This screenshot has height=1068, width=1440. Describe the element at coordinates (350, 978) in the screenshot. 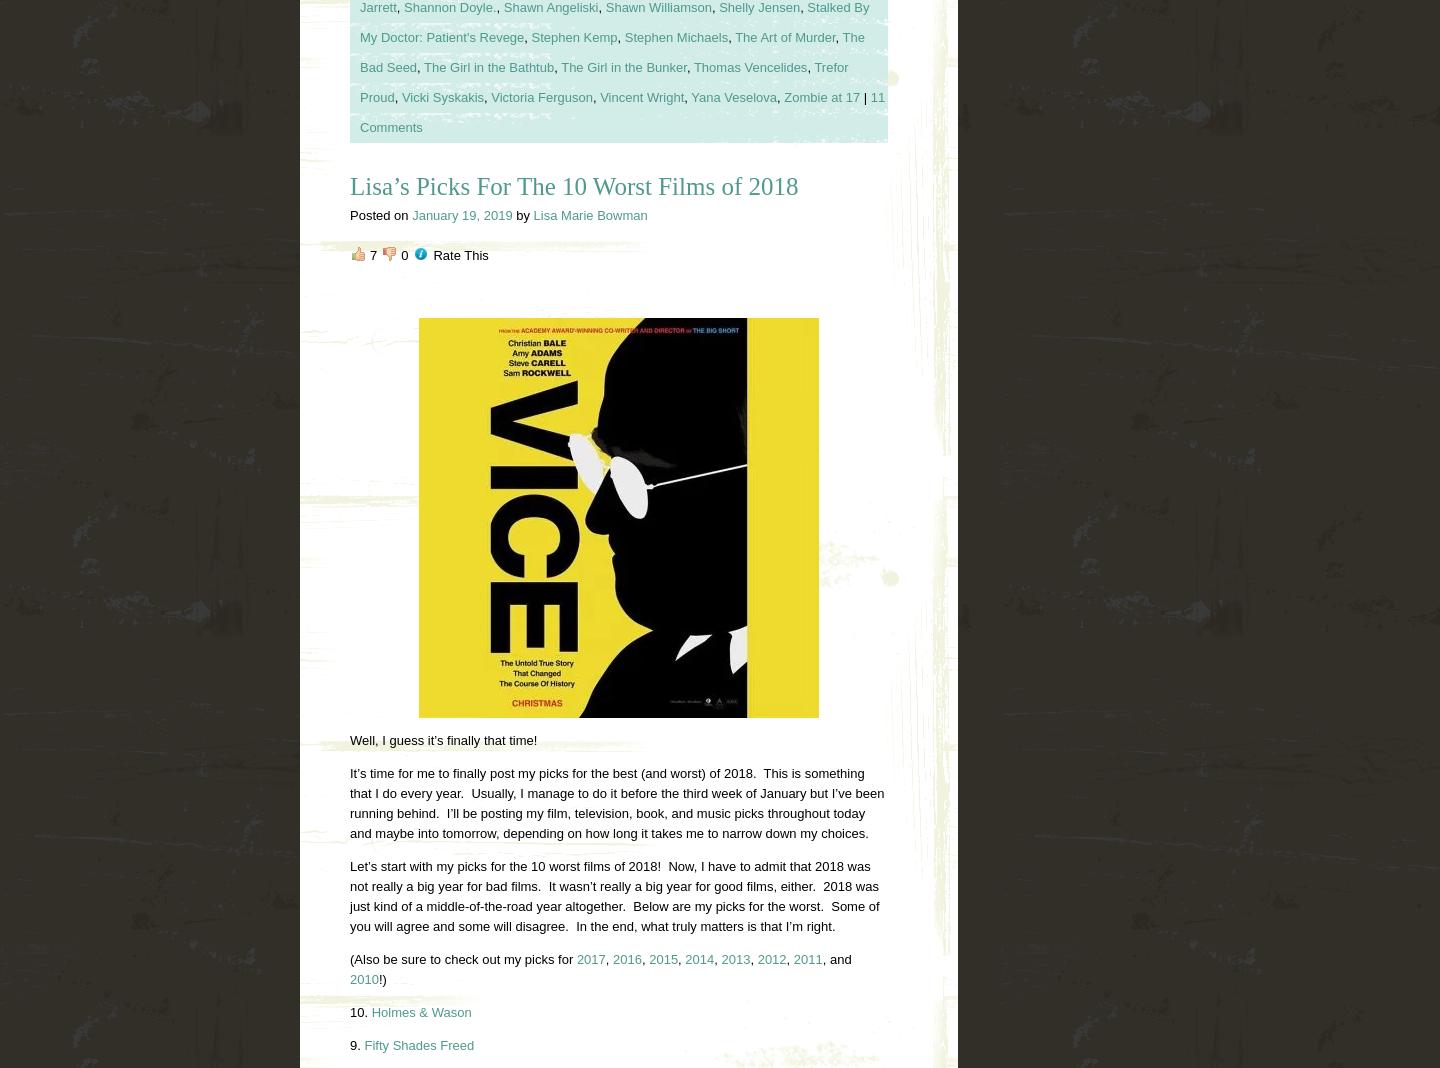

I see `'2010'` at that location.